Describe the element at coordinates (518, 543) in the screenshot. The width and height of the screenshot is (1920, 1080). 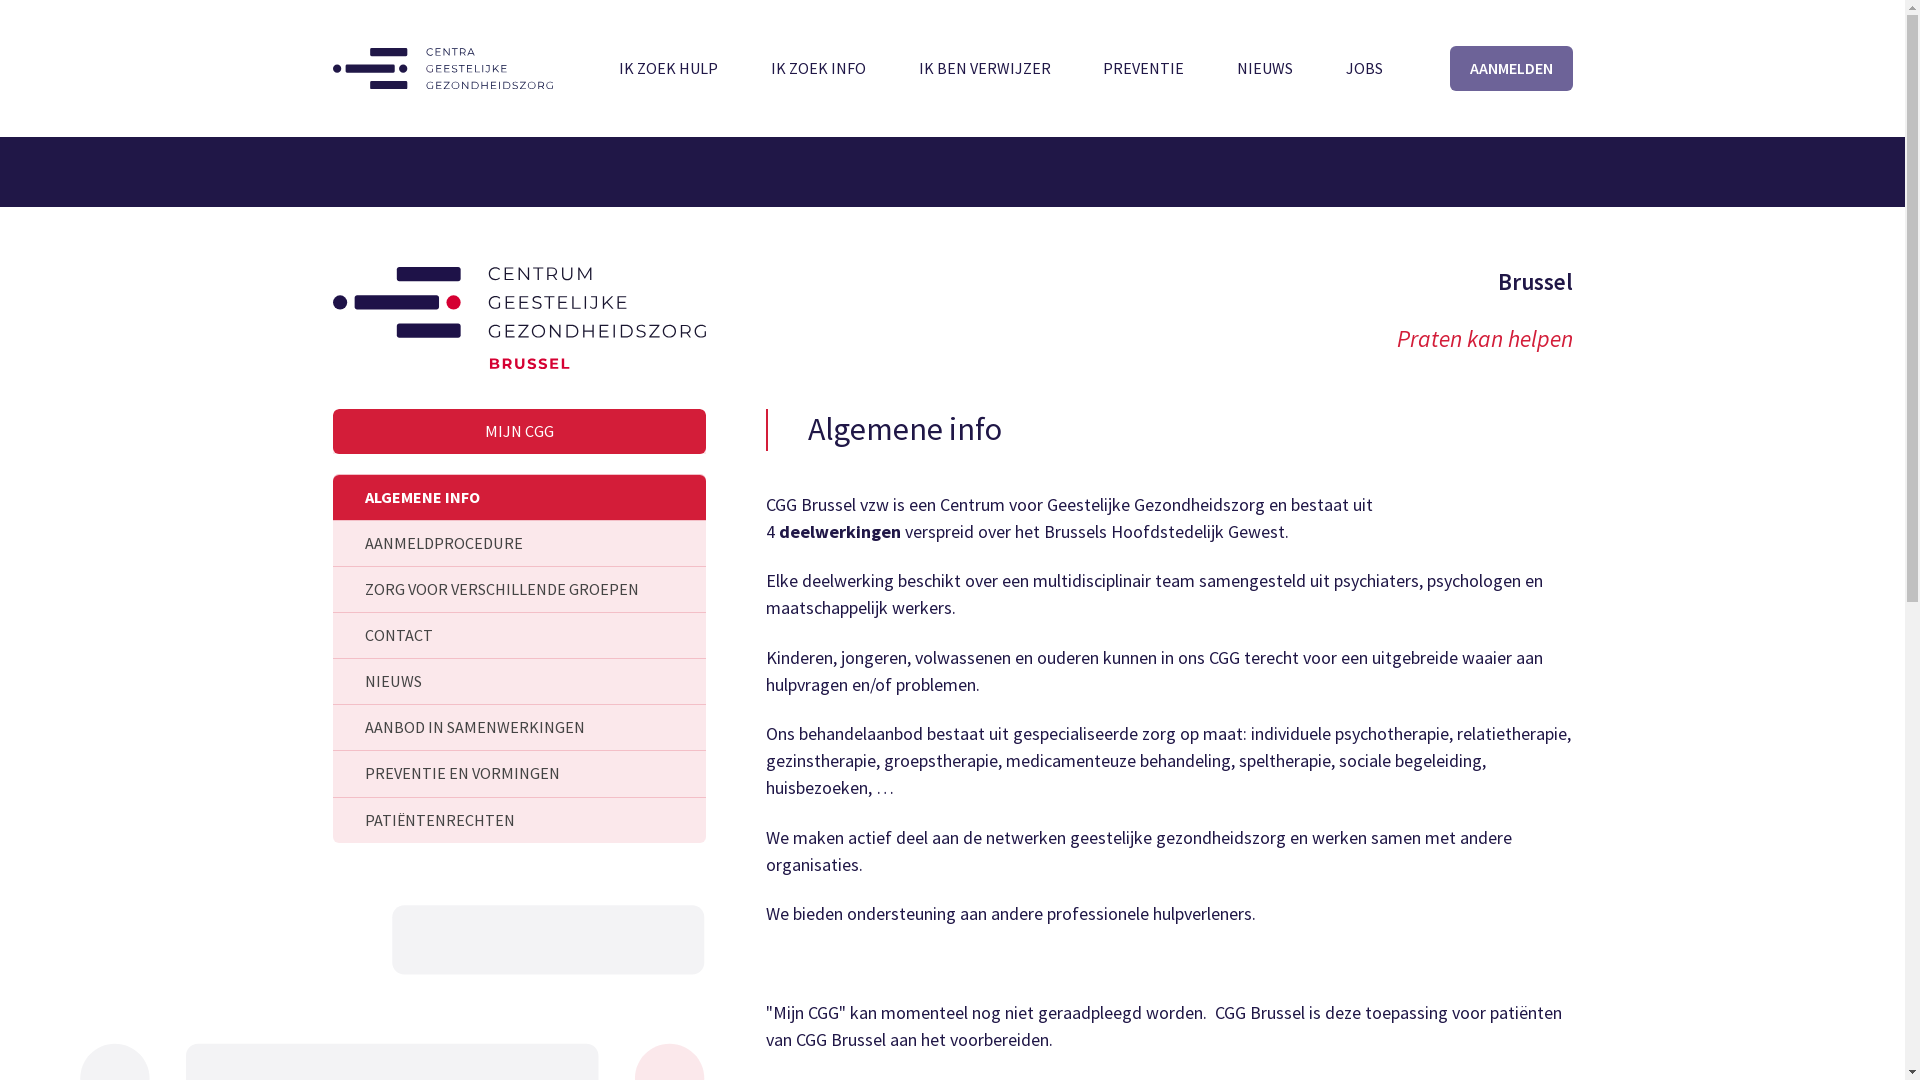
I see `'AANMELDPROCEDURE'` at that location.